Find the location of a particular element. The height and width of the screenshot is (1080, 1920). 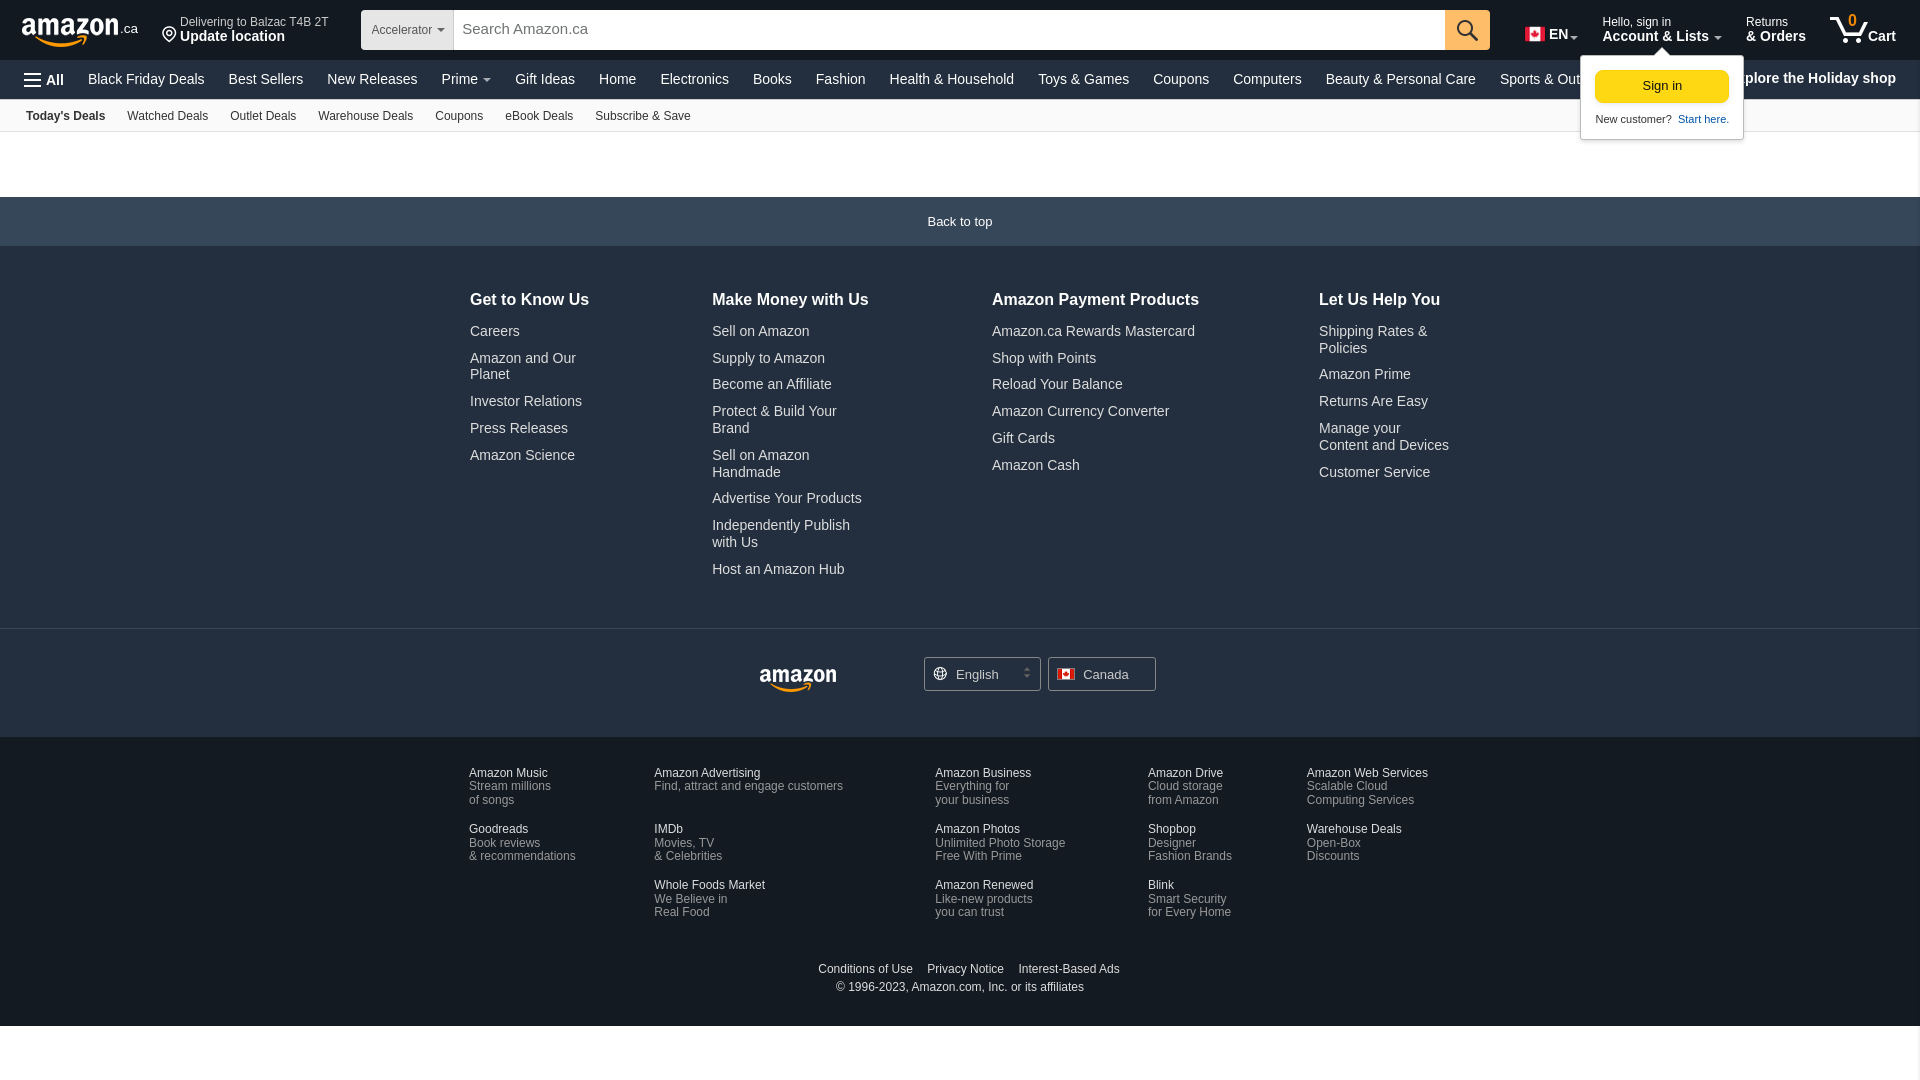

'Amazon Science' is located at coordinates (522, 455).